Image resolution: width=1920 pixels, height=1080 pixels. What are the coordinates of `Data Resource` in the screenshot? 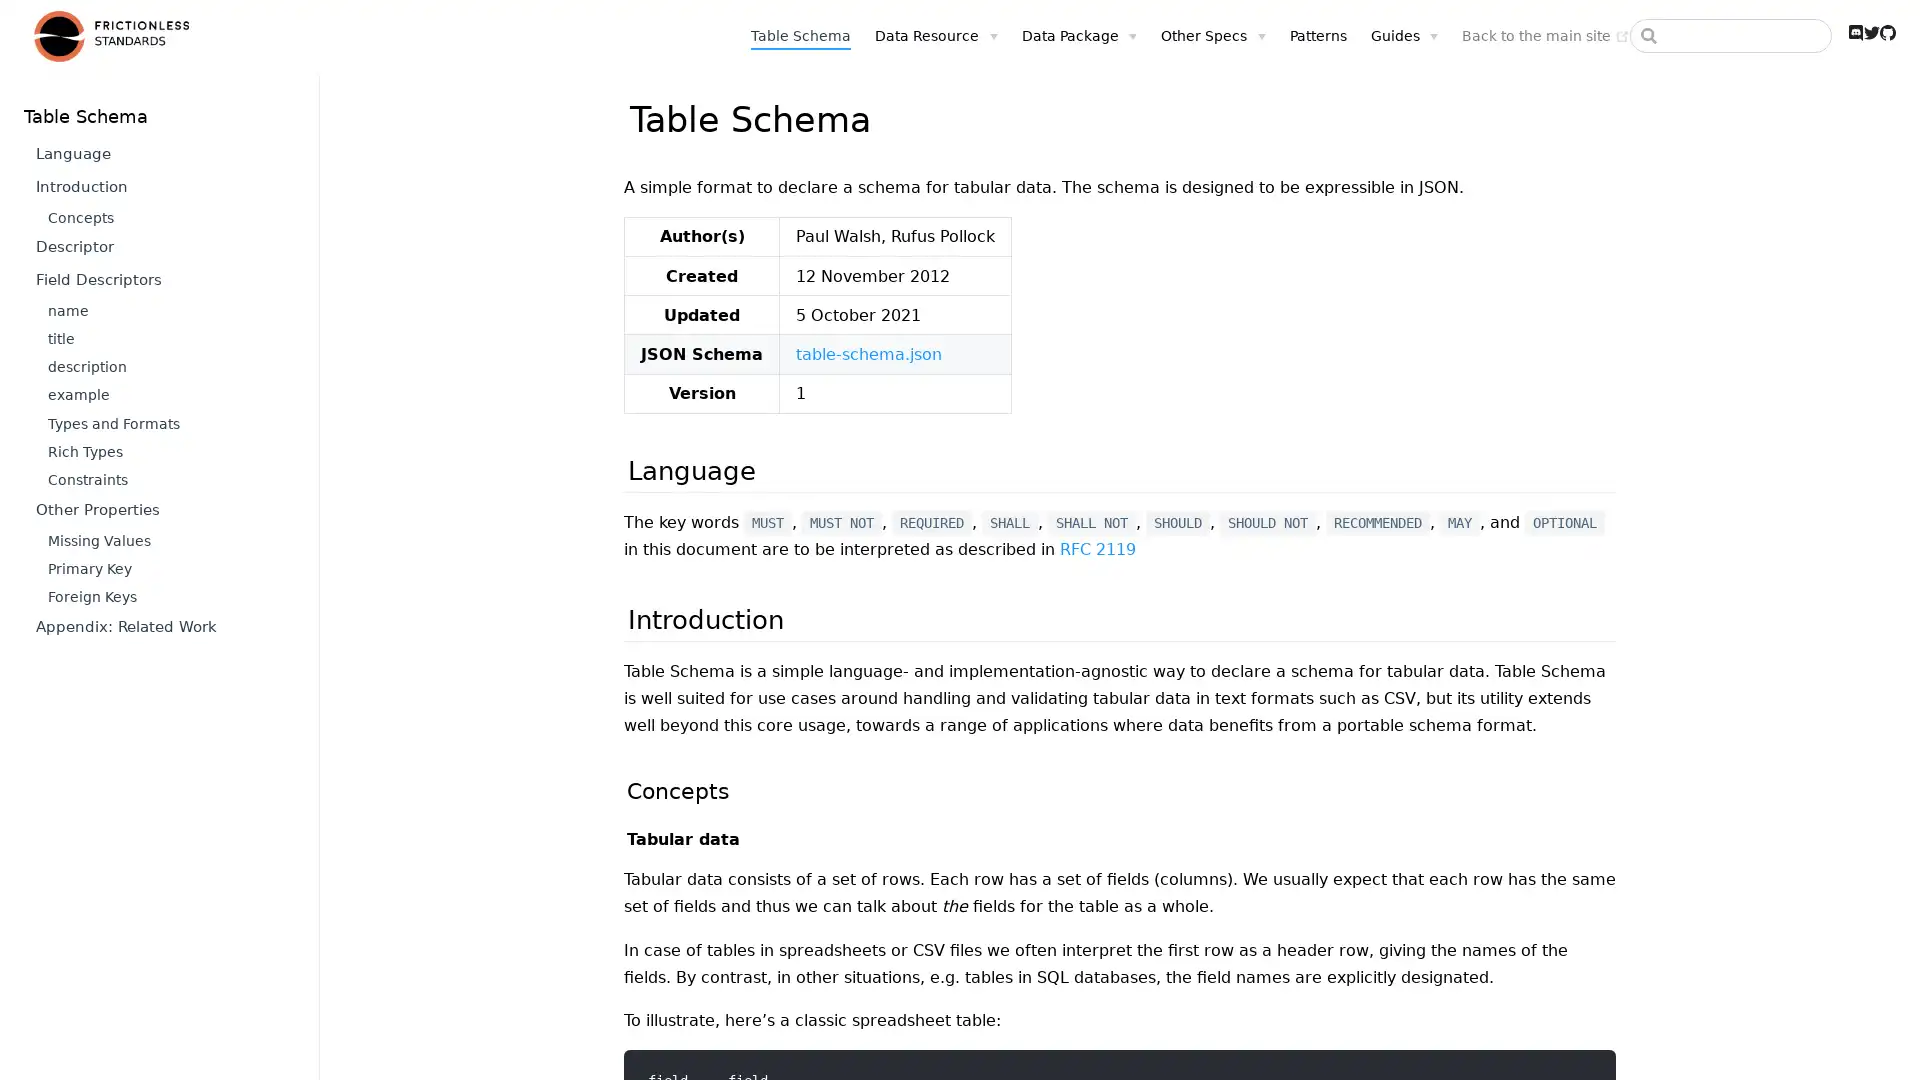 It's located at (935, 35).